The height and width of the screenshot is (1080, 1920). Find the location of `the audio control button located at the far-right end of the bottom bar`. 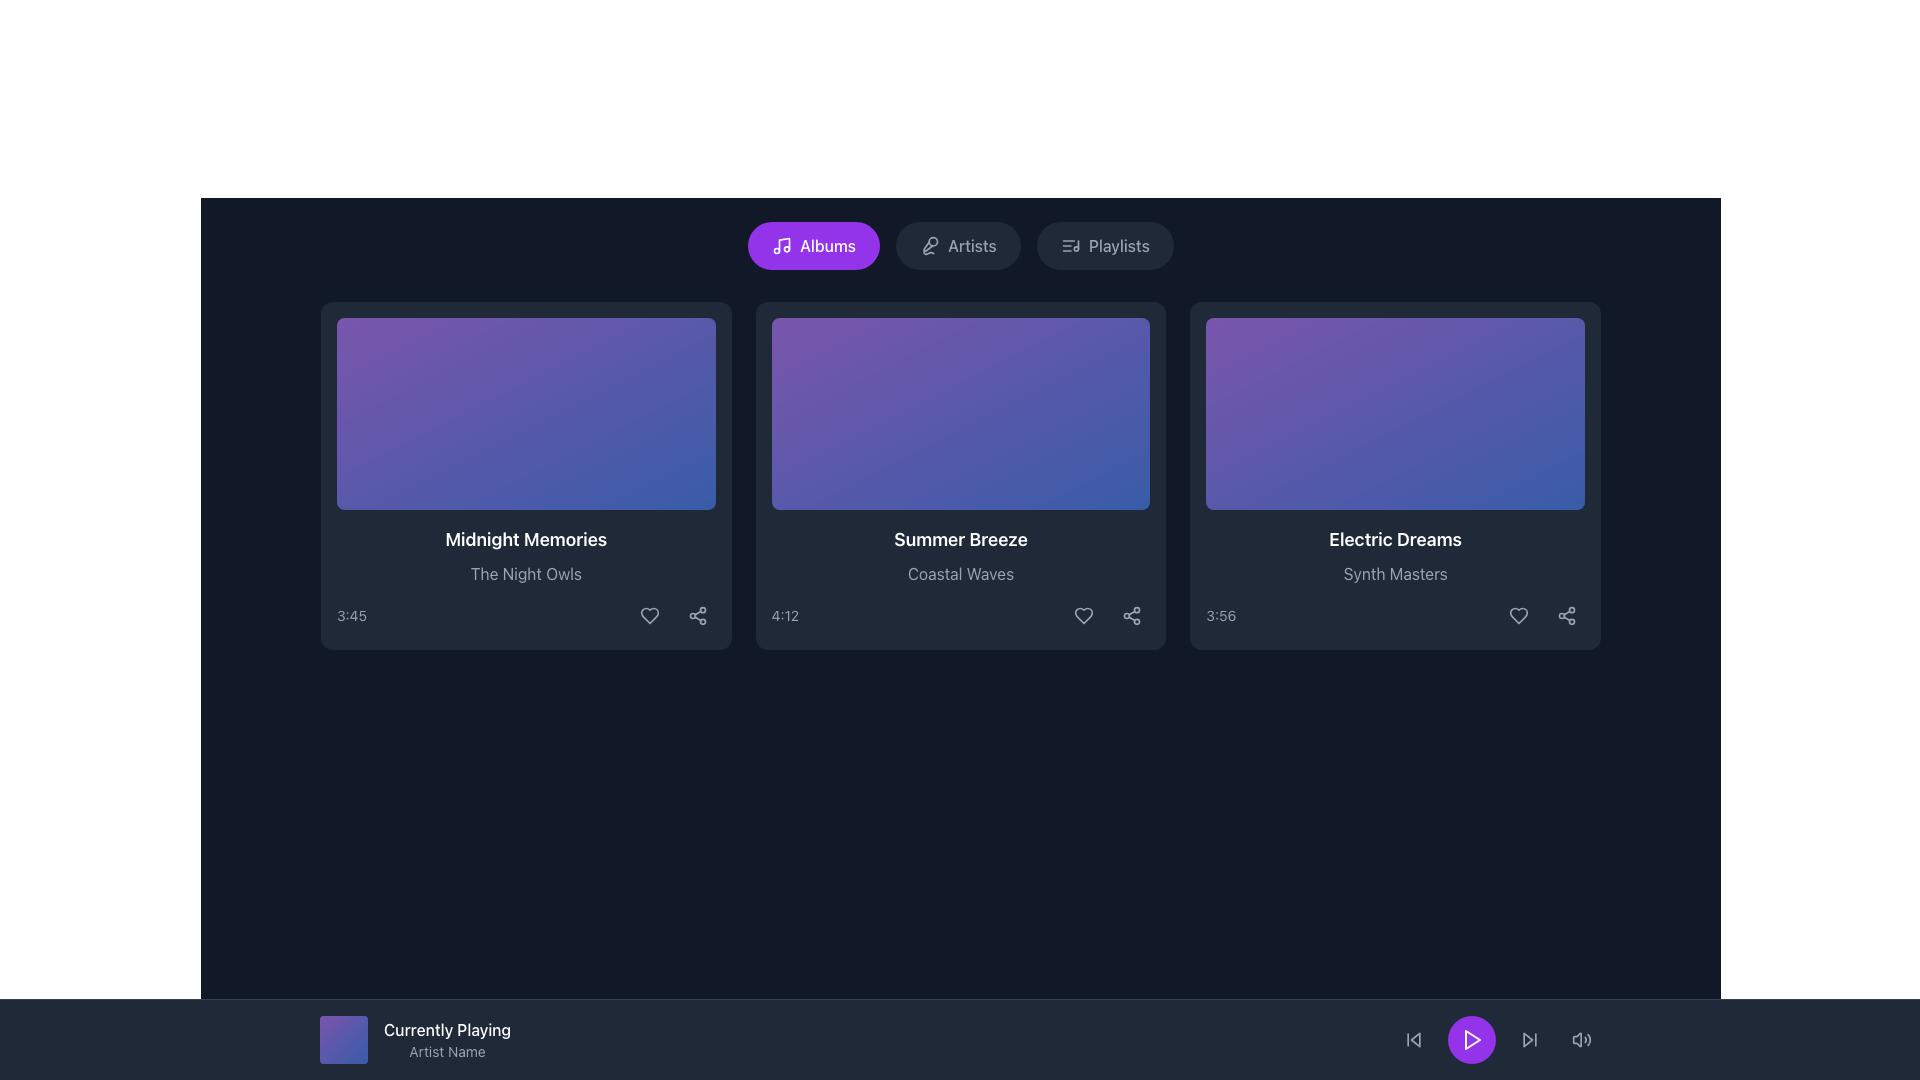

the audio control button located at the far-right end of the bottom bar is located at coordinates (1581, 1039).